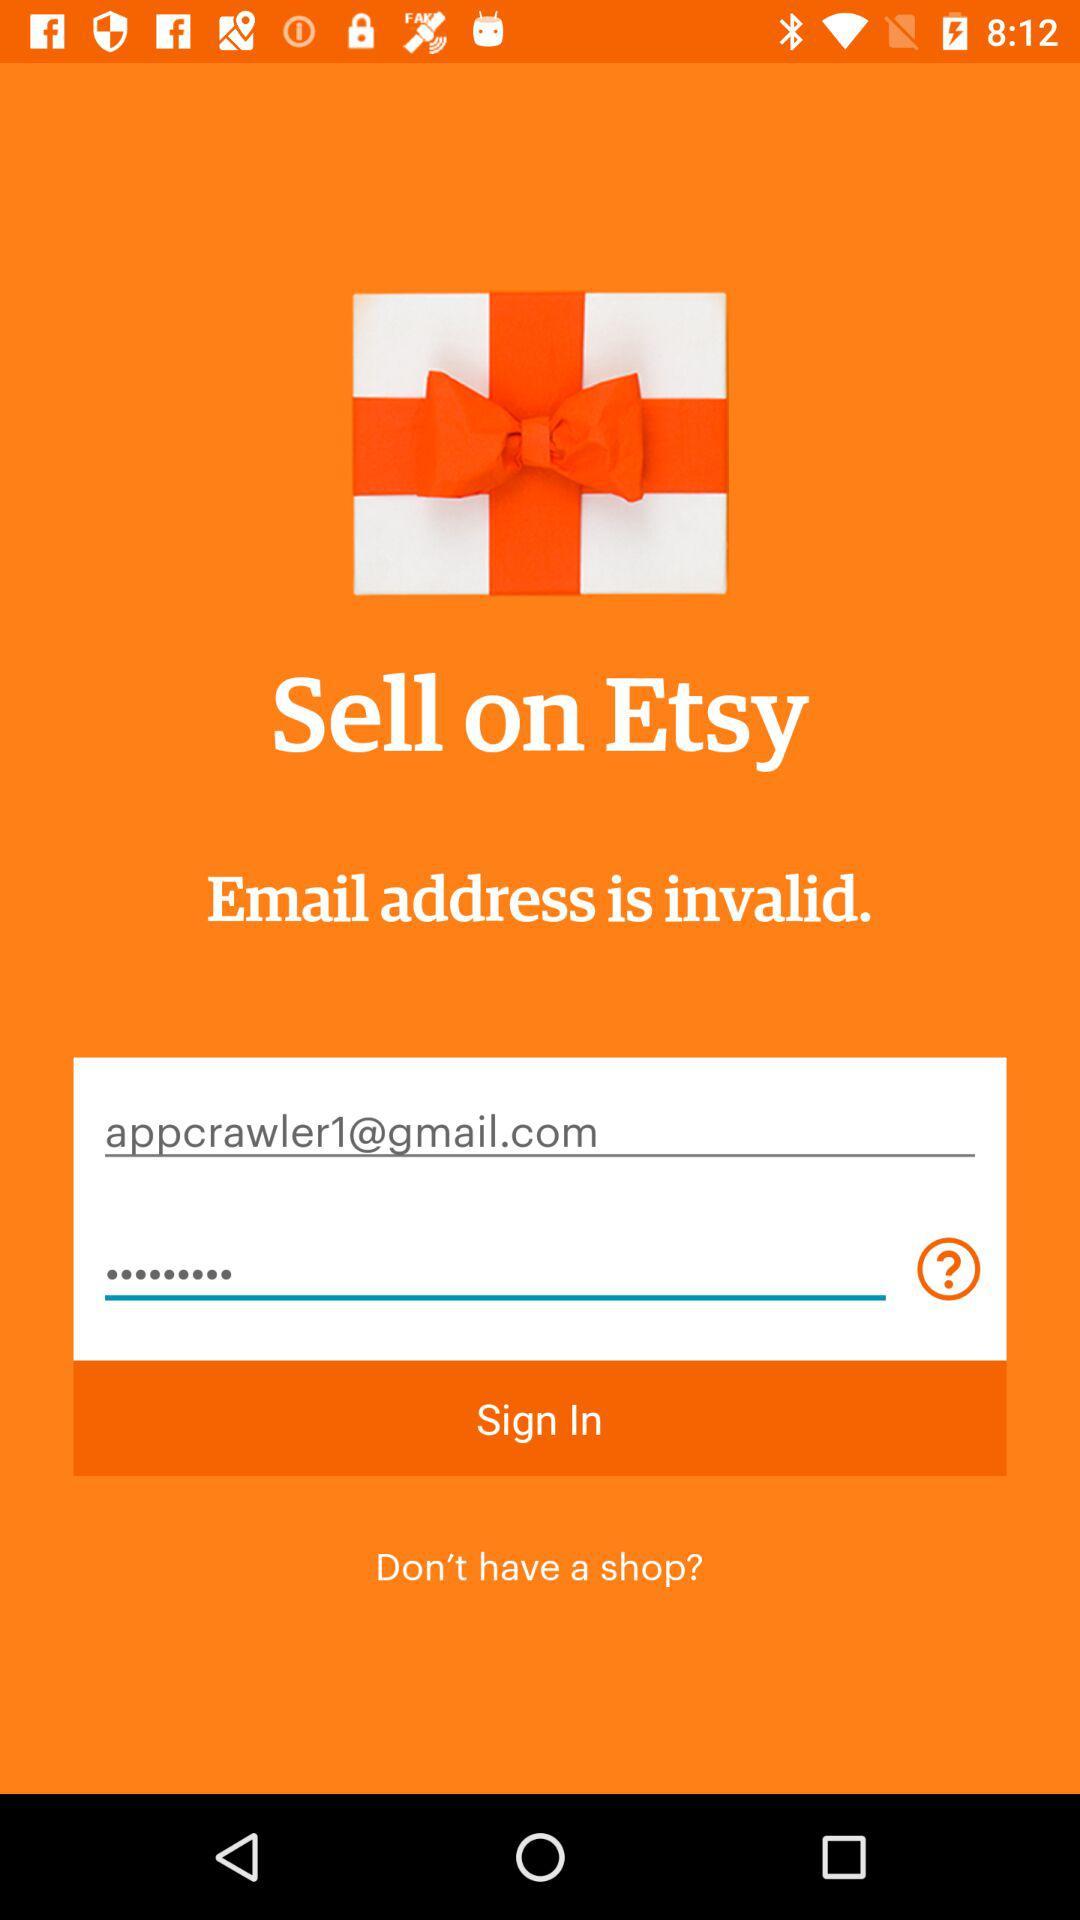  Describe the element at coordinates (495, 1267) in the screenshot. I see `the crowd3116` at that location.